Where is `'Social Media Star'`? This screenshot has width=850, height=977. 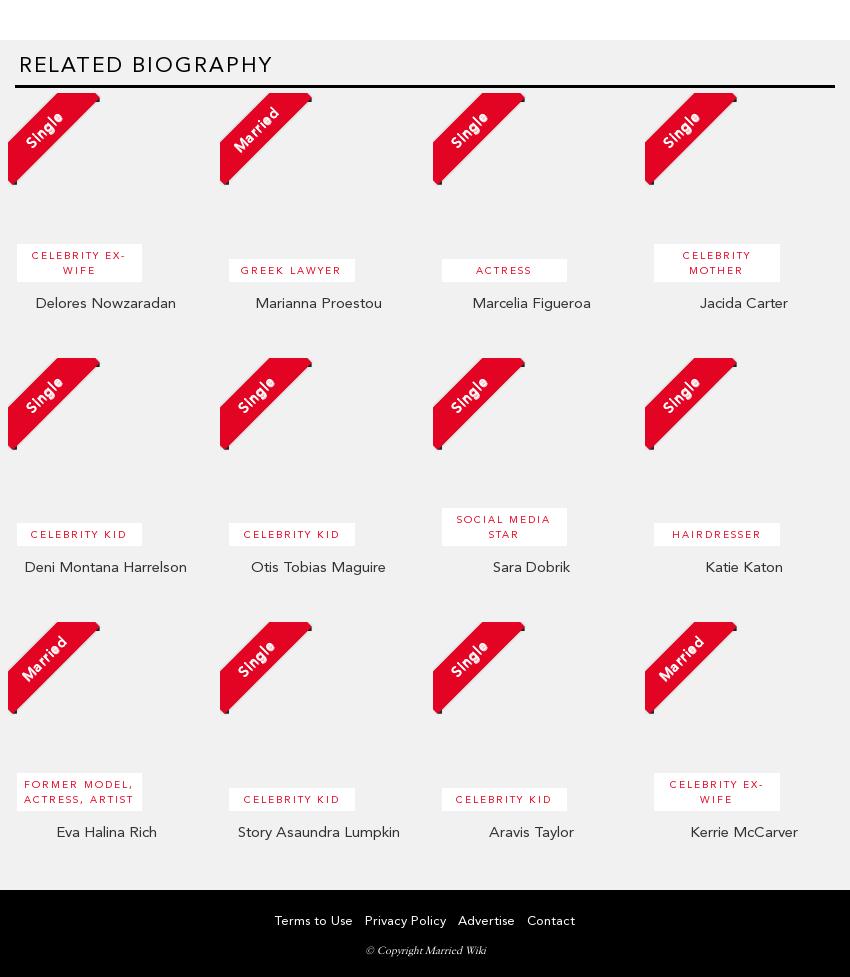 'Social Media Star' is located at coordinates (503, 525).